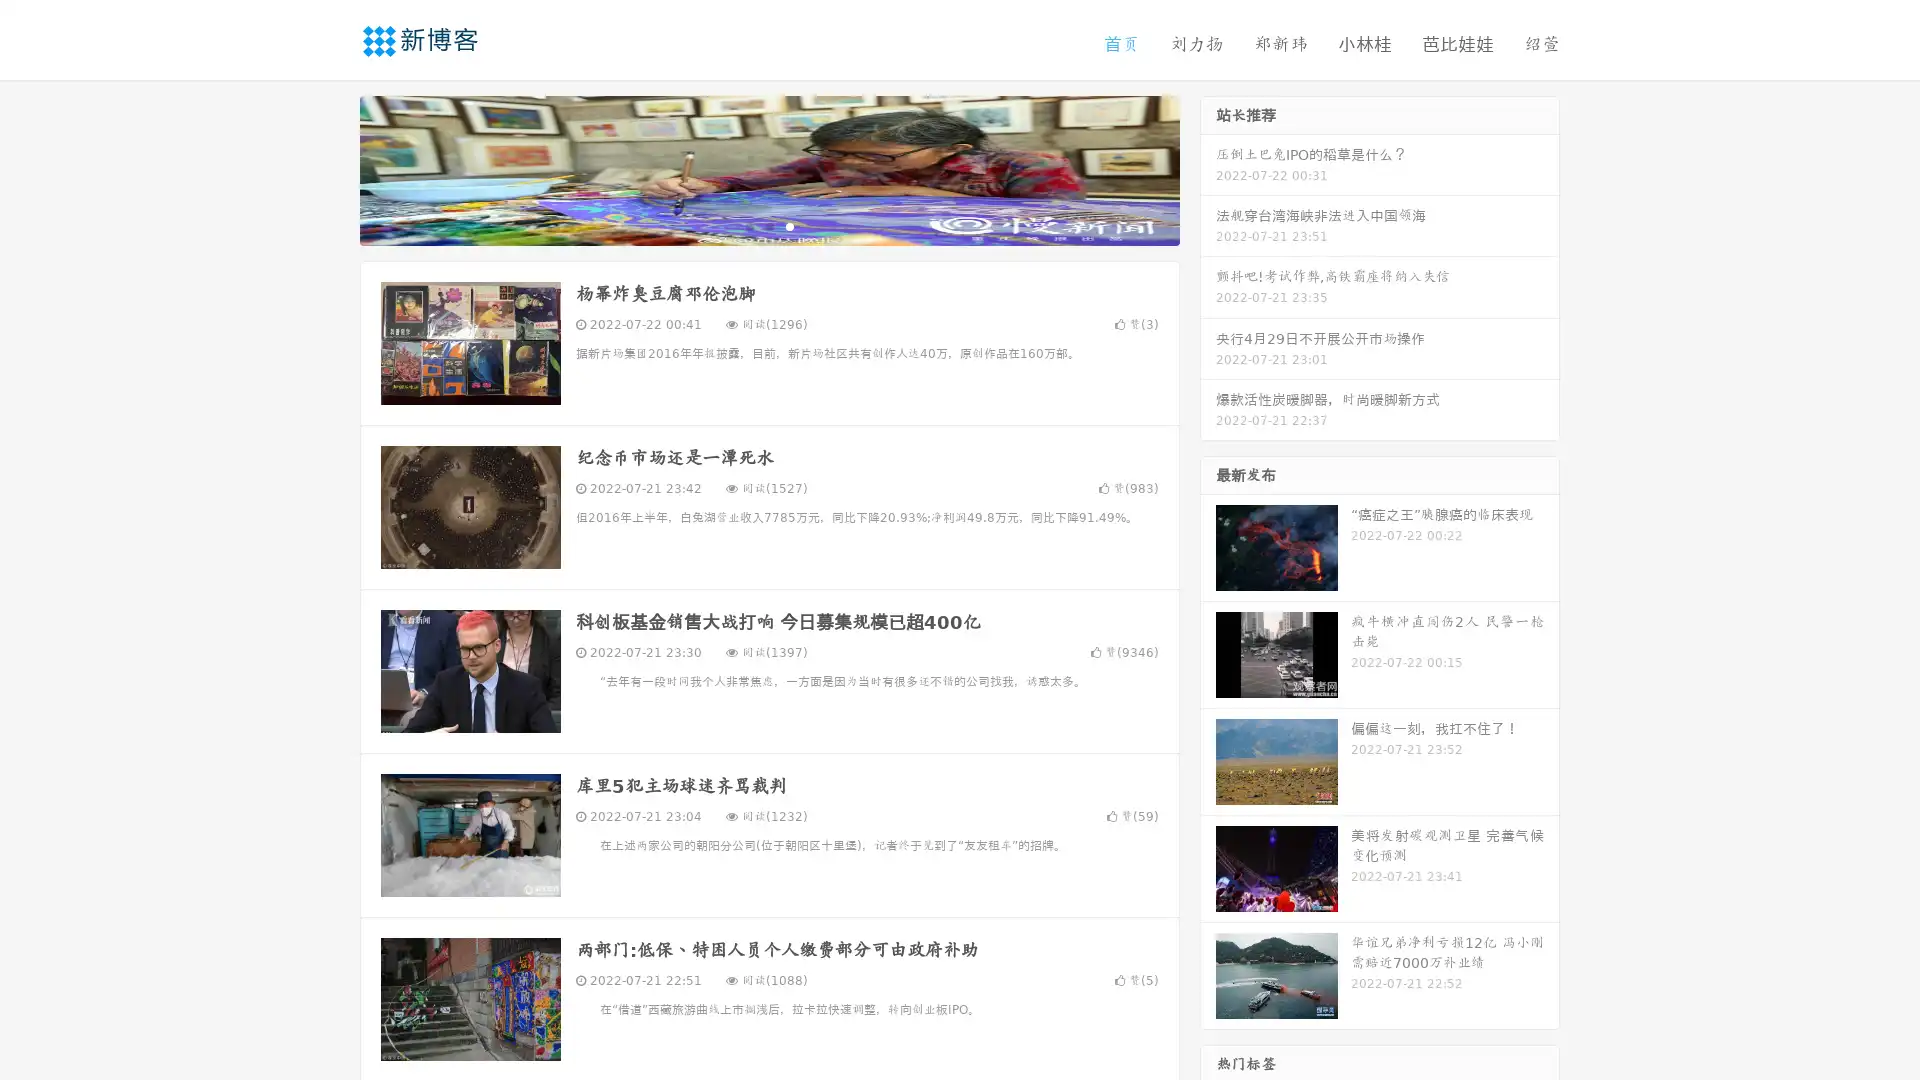 The width and height of the screenshot is (1920, 1080). I want to click on Next slide, so click(1208, 168).